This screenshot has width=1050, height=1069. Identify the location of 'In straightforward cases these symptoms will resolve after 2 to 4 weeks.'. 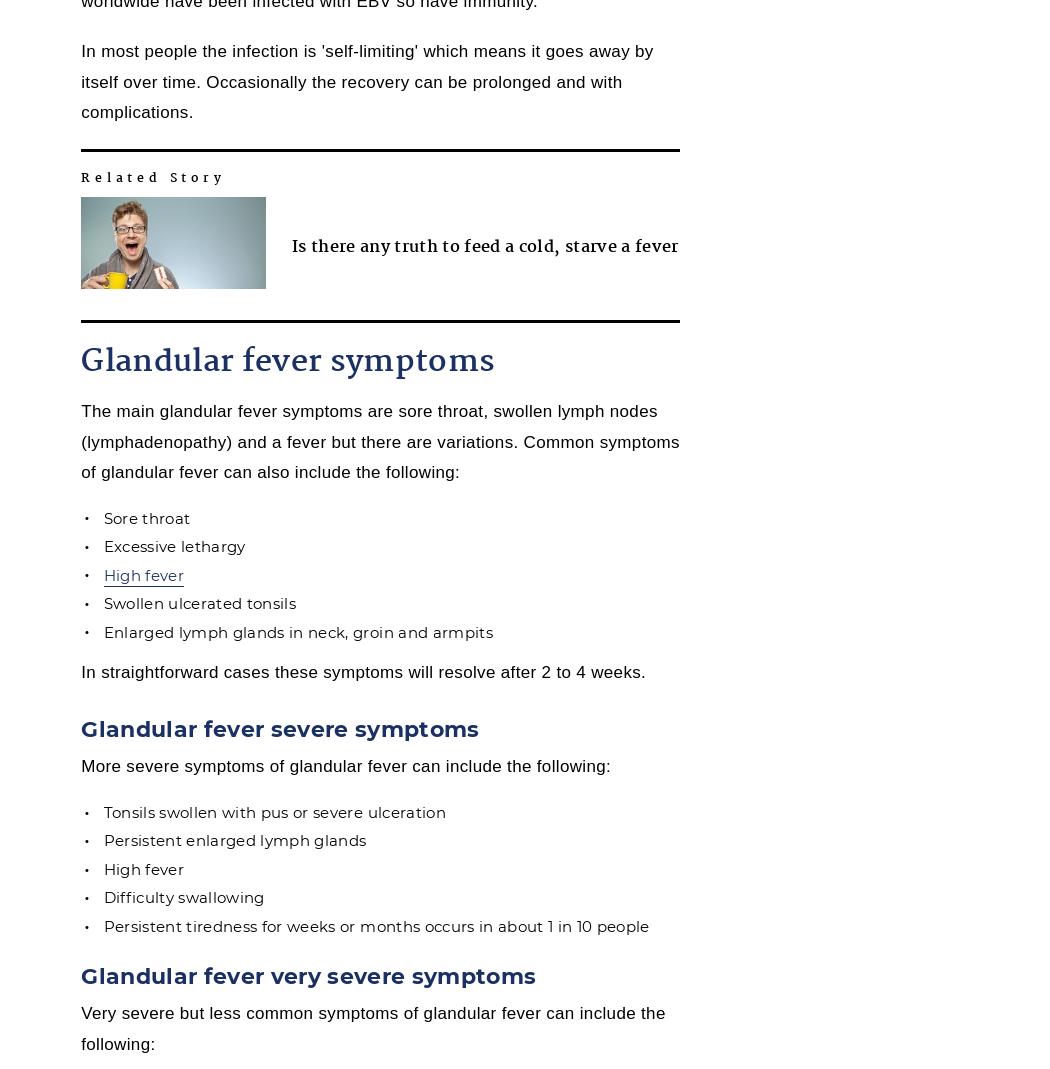
(80, 671).